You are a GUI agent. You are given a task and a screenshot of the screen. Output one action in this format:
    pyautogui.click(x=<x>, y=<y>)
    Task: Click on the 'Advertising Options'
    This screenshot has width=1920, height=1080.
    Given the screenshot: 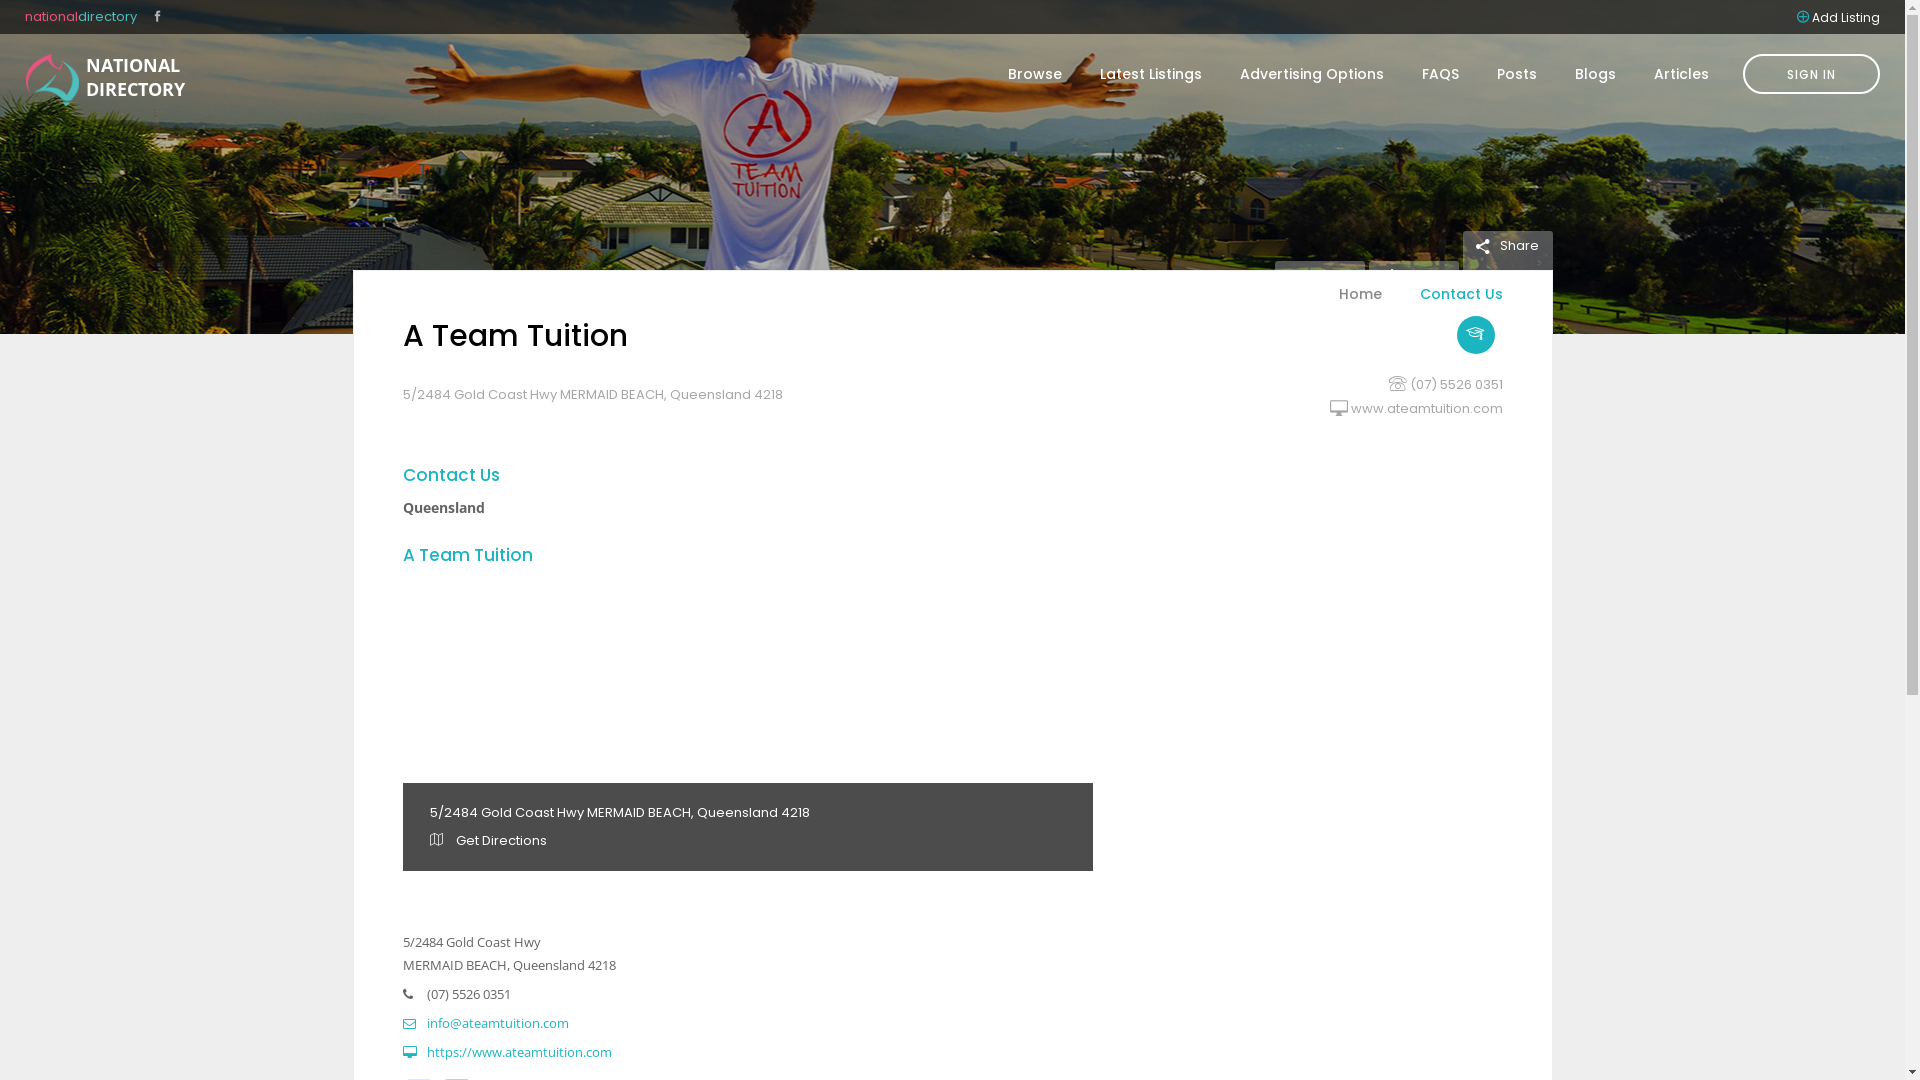 What is the action you would take?
    pyautogui.click(x=1311, y=72)
    